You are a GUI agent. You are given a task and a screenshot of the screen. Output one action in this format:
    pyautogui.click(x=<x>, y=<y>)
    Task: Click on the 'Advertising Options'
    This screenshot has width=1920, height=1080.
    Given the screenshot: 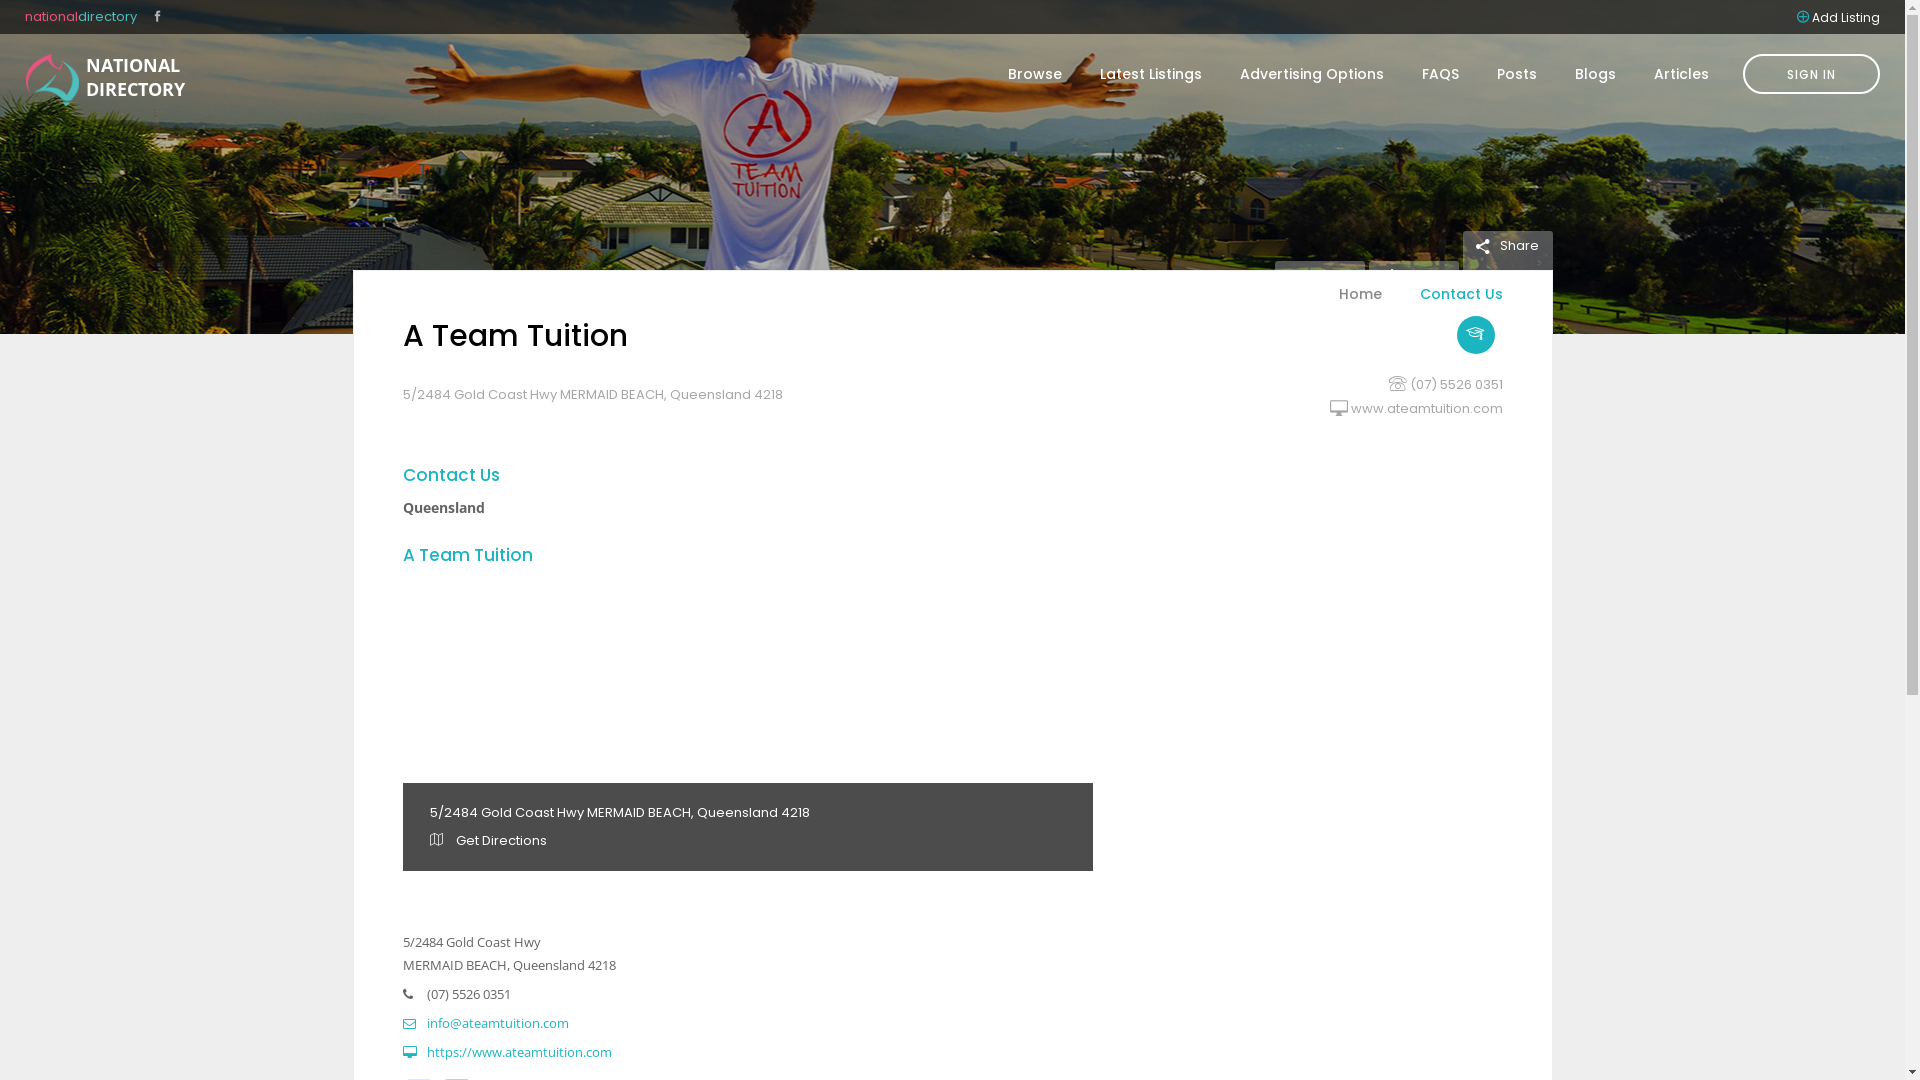 What is the action you would take?
    pyautogui.click(x=1311, y=72)
    